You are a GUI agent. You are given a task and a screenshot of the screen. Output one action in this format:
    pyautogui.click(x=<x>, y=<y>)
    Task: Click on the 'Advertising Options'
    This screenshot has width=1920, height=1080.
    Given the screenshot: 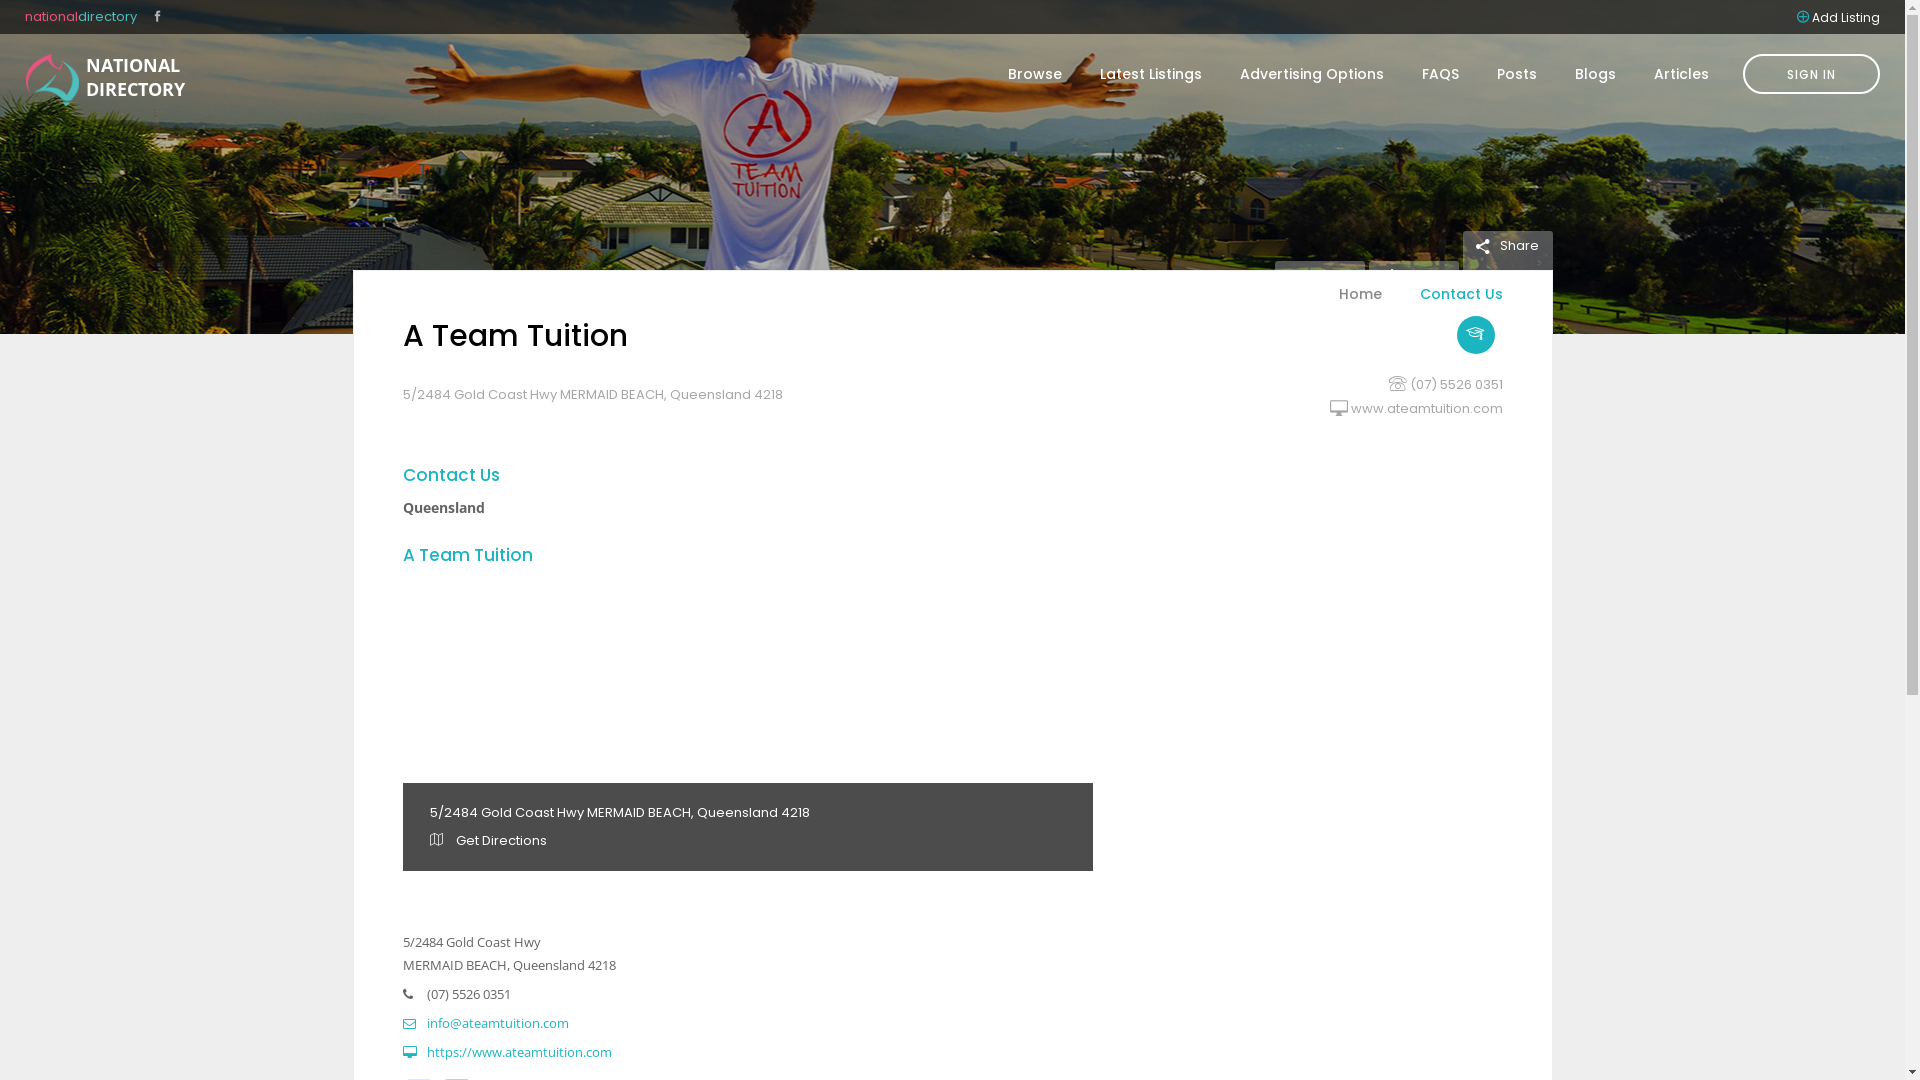 What is the action you would take?
    pyautogui.click(x=1311, y=72)
    